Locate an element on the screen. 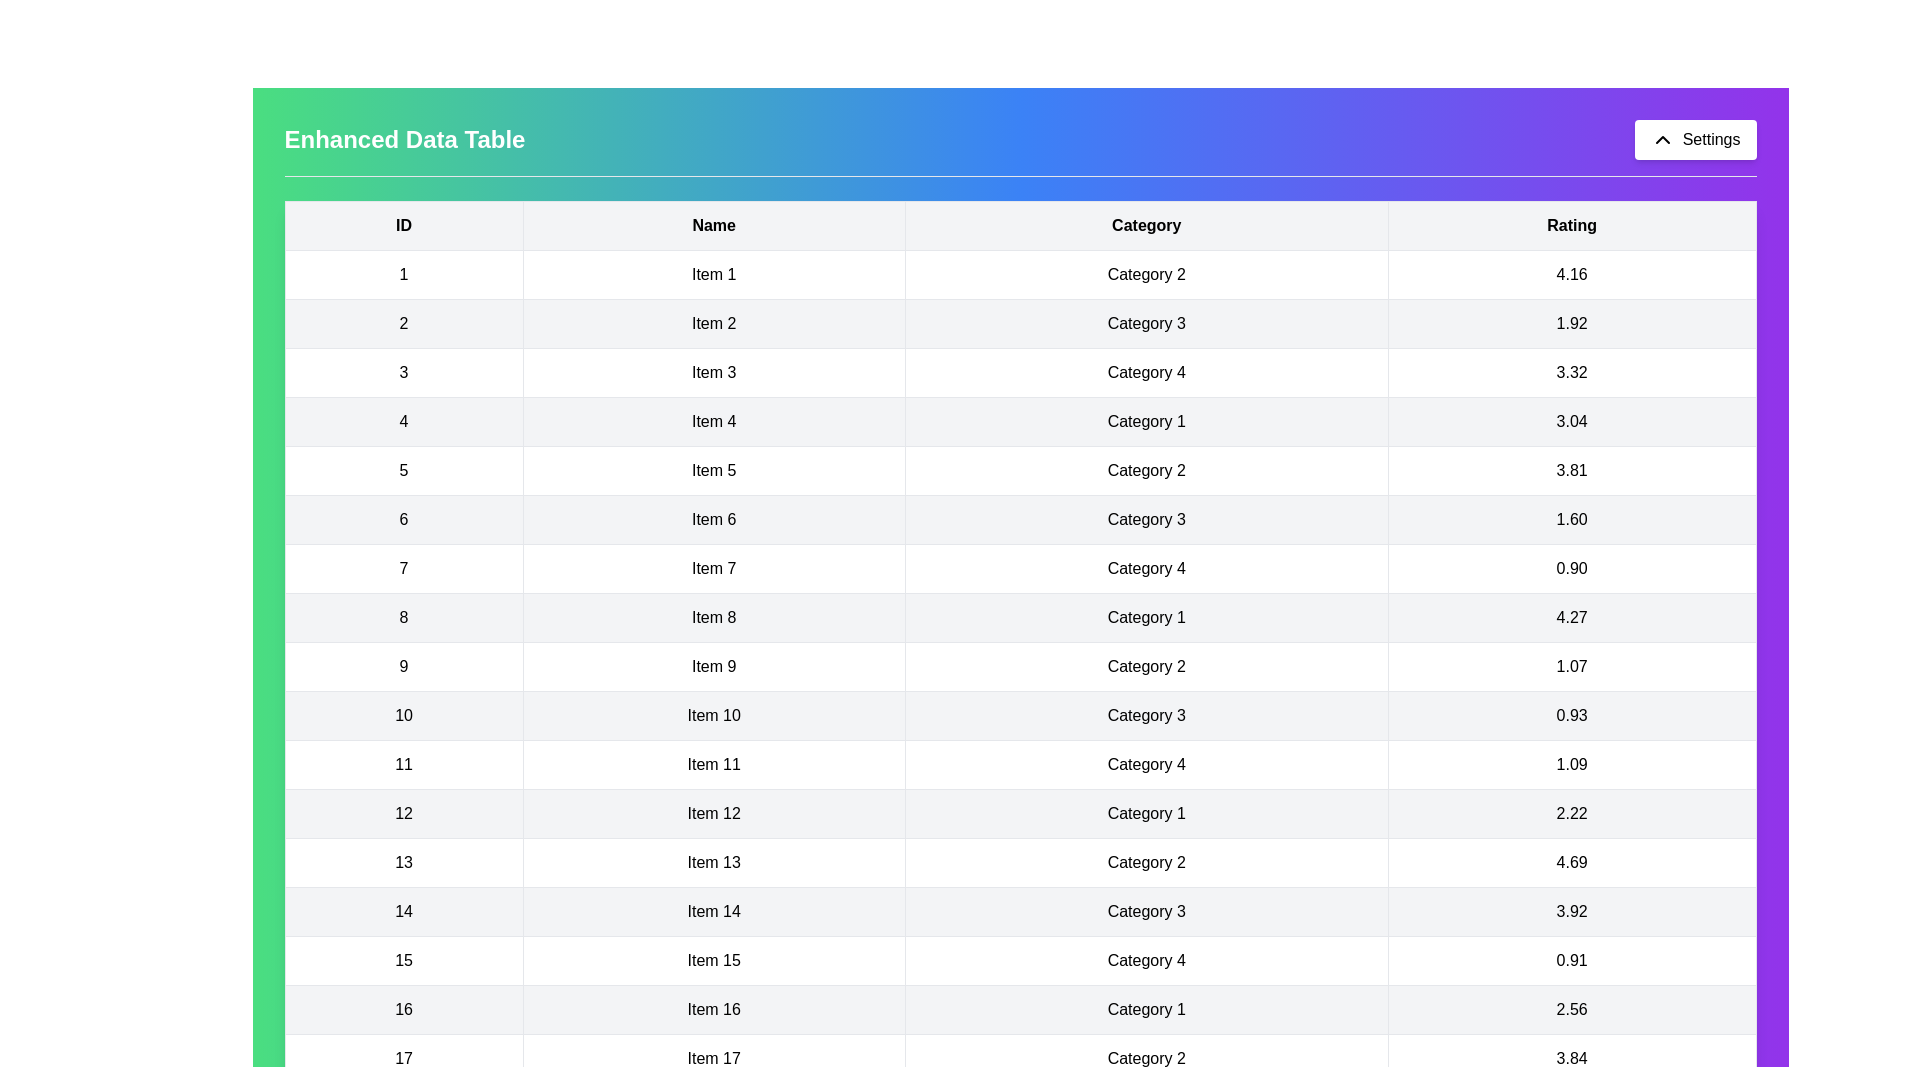 The height and width of the screenshot is (1080, 1920). the table header Name to examine it is located at coordinates (714, 225).